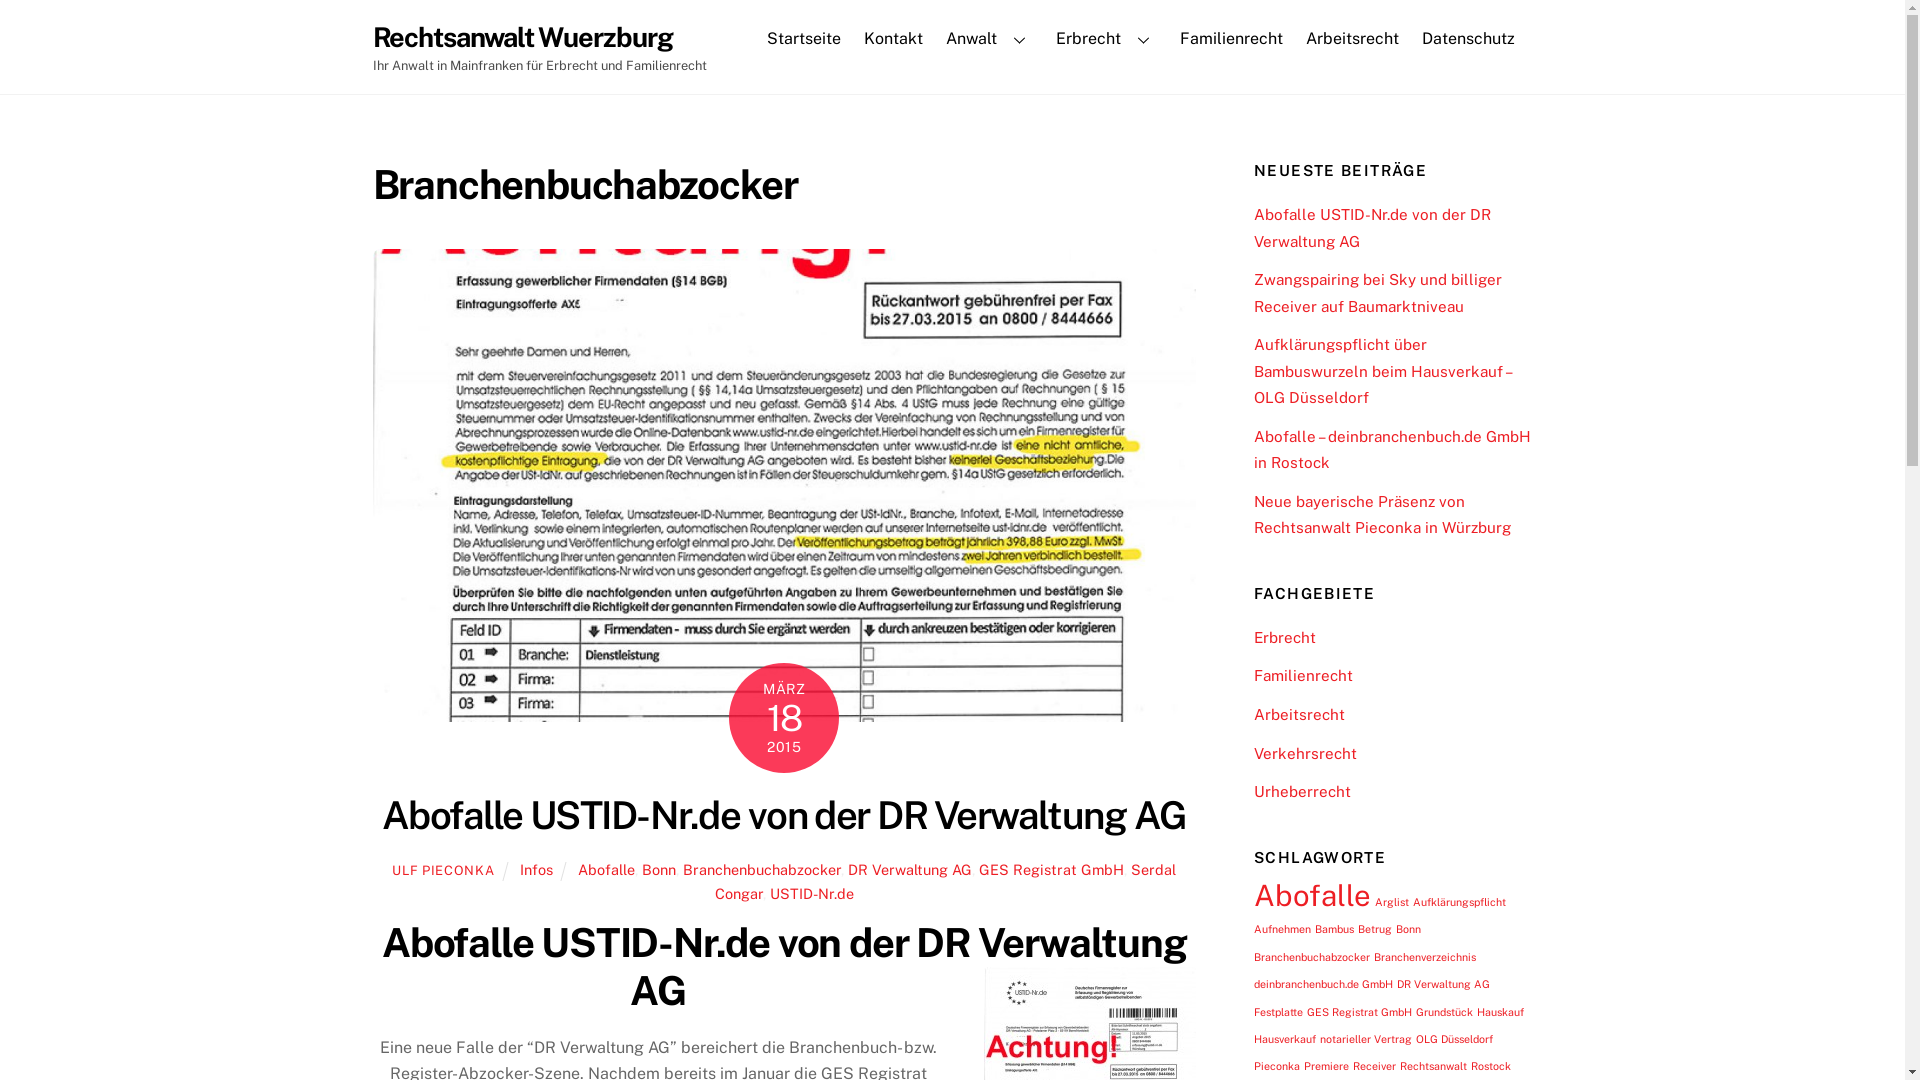 This screenshot has height=1080, width=1920. I want to click on 'Rechtsanwalt Wuerzburg', so click(522, 37).